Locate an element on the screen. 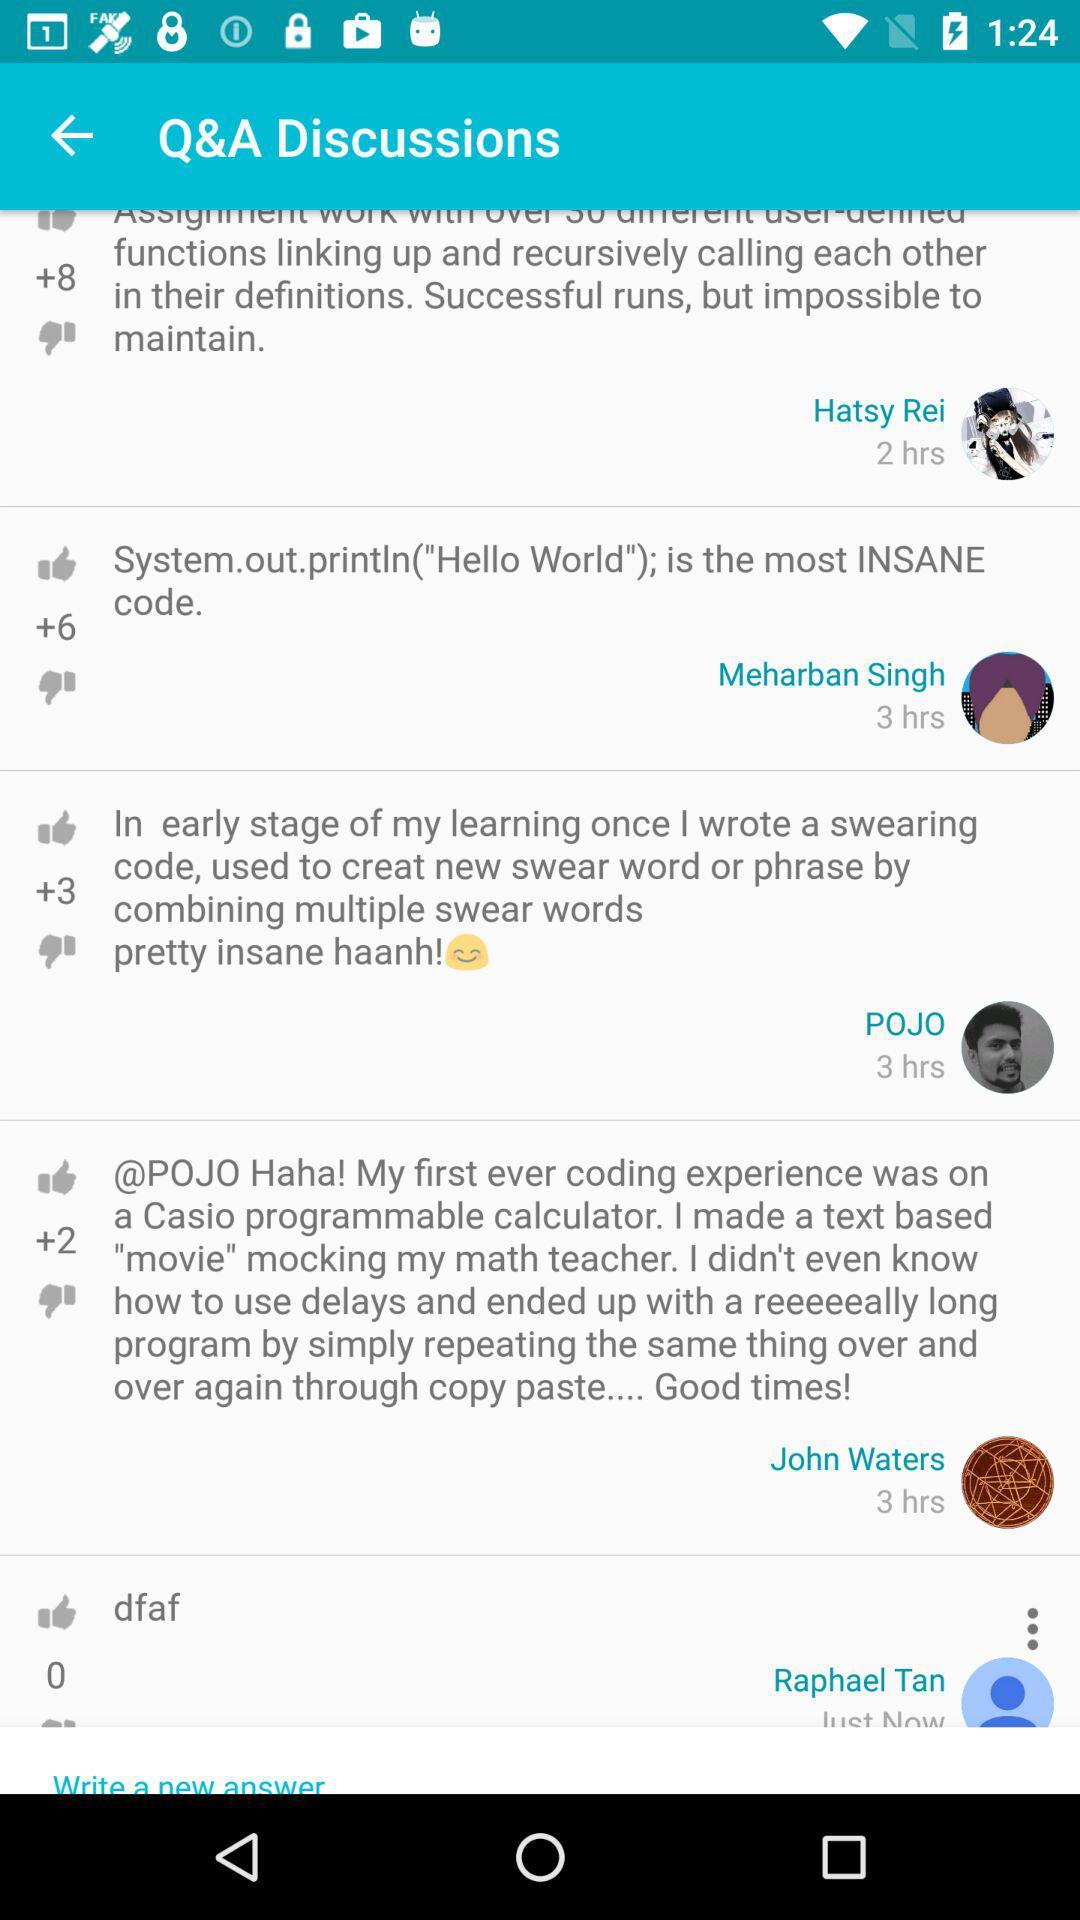 The width and height of the screenshot is (1080, 1920). click dislike is located at coordinates (55, 687).